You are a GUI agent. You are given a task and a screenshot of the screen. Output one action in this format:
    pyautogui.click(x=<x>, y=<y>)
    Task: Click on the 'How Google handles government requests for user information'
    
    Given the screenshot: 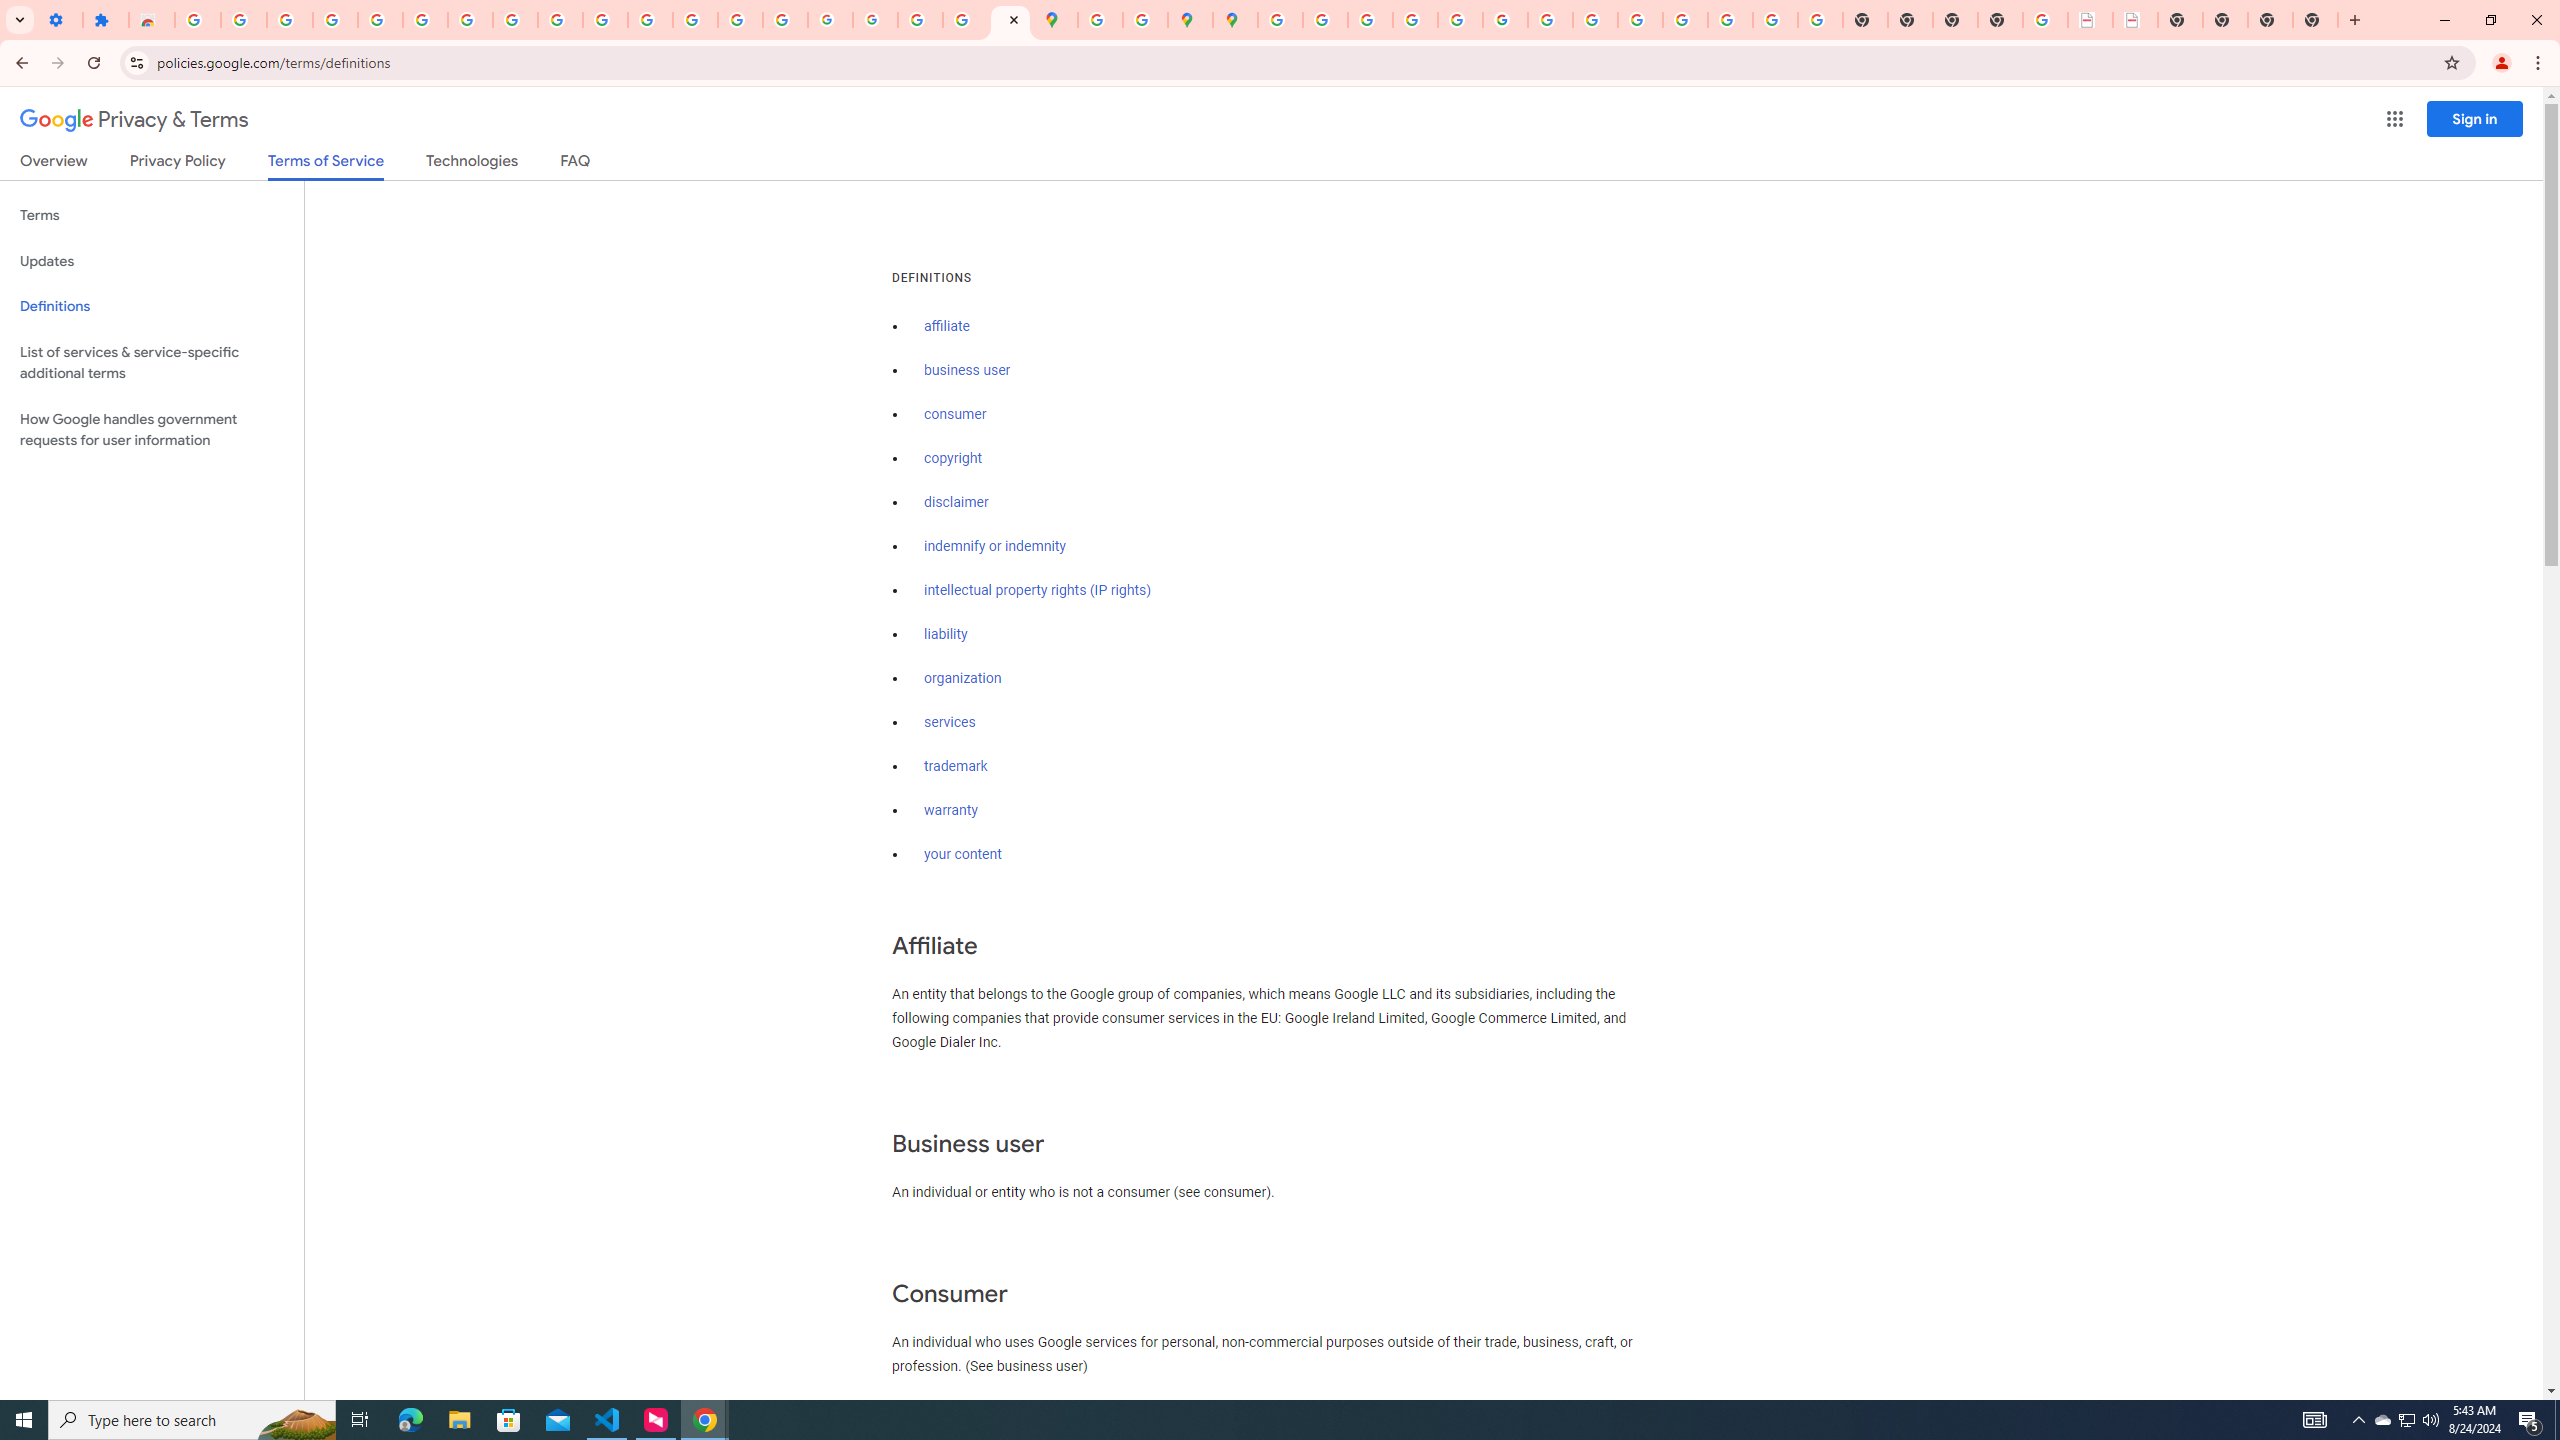 What is the action you would take?
    pyautogui.click(x=151, y=428)
    